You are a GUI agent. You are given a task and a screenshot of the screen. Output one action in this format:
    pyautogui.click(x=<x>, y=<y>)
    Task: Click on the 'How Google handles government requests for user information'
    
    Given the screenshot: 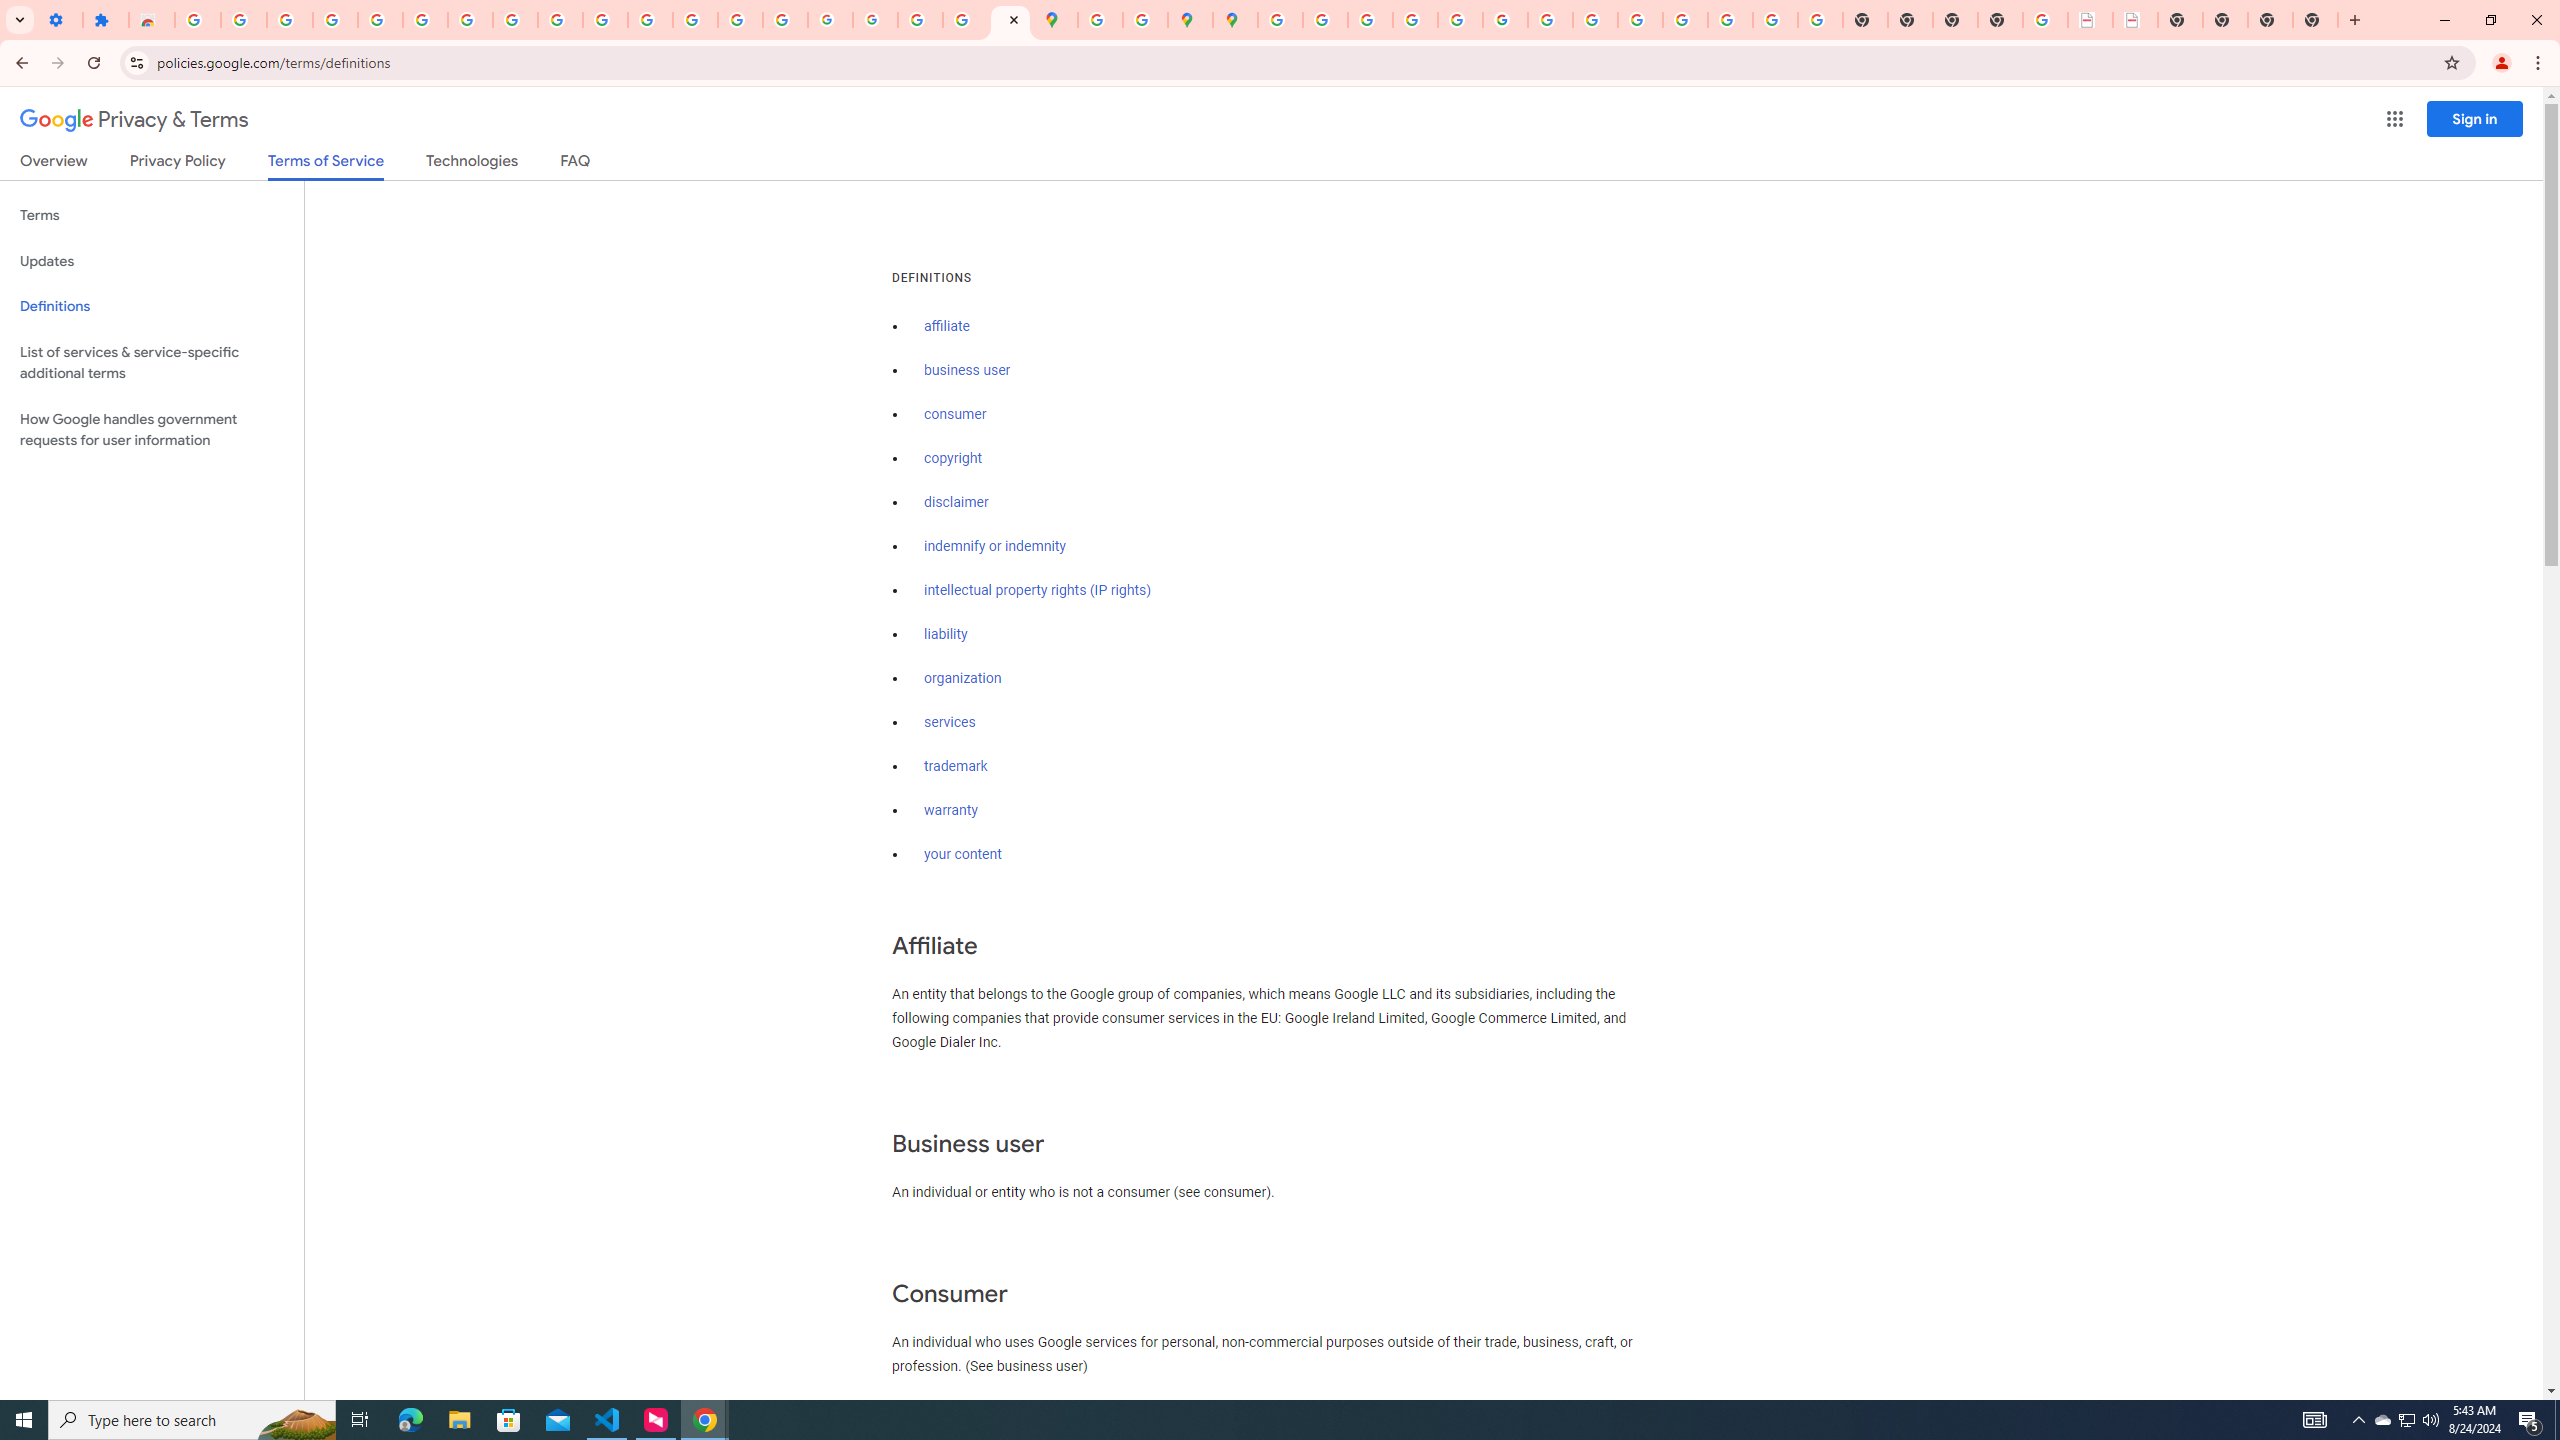 What is the action you would take?
    pyautogui.click(x=151, y=428)
    